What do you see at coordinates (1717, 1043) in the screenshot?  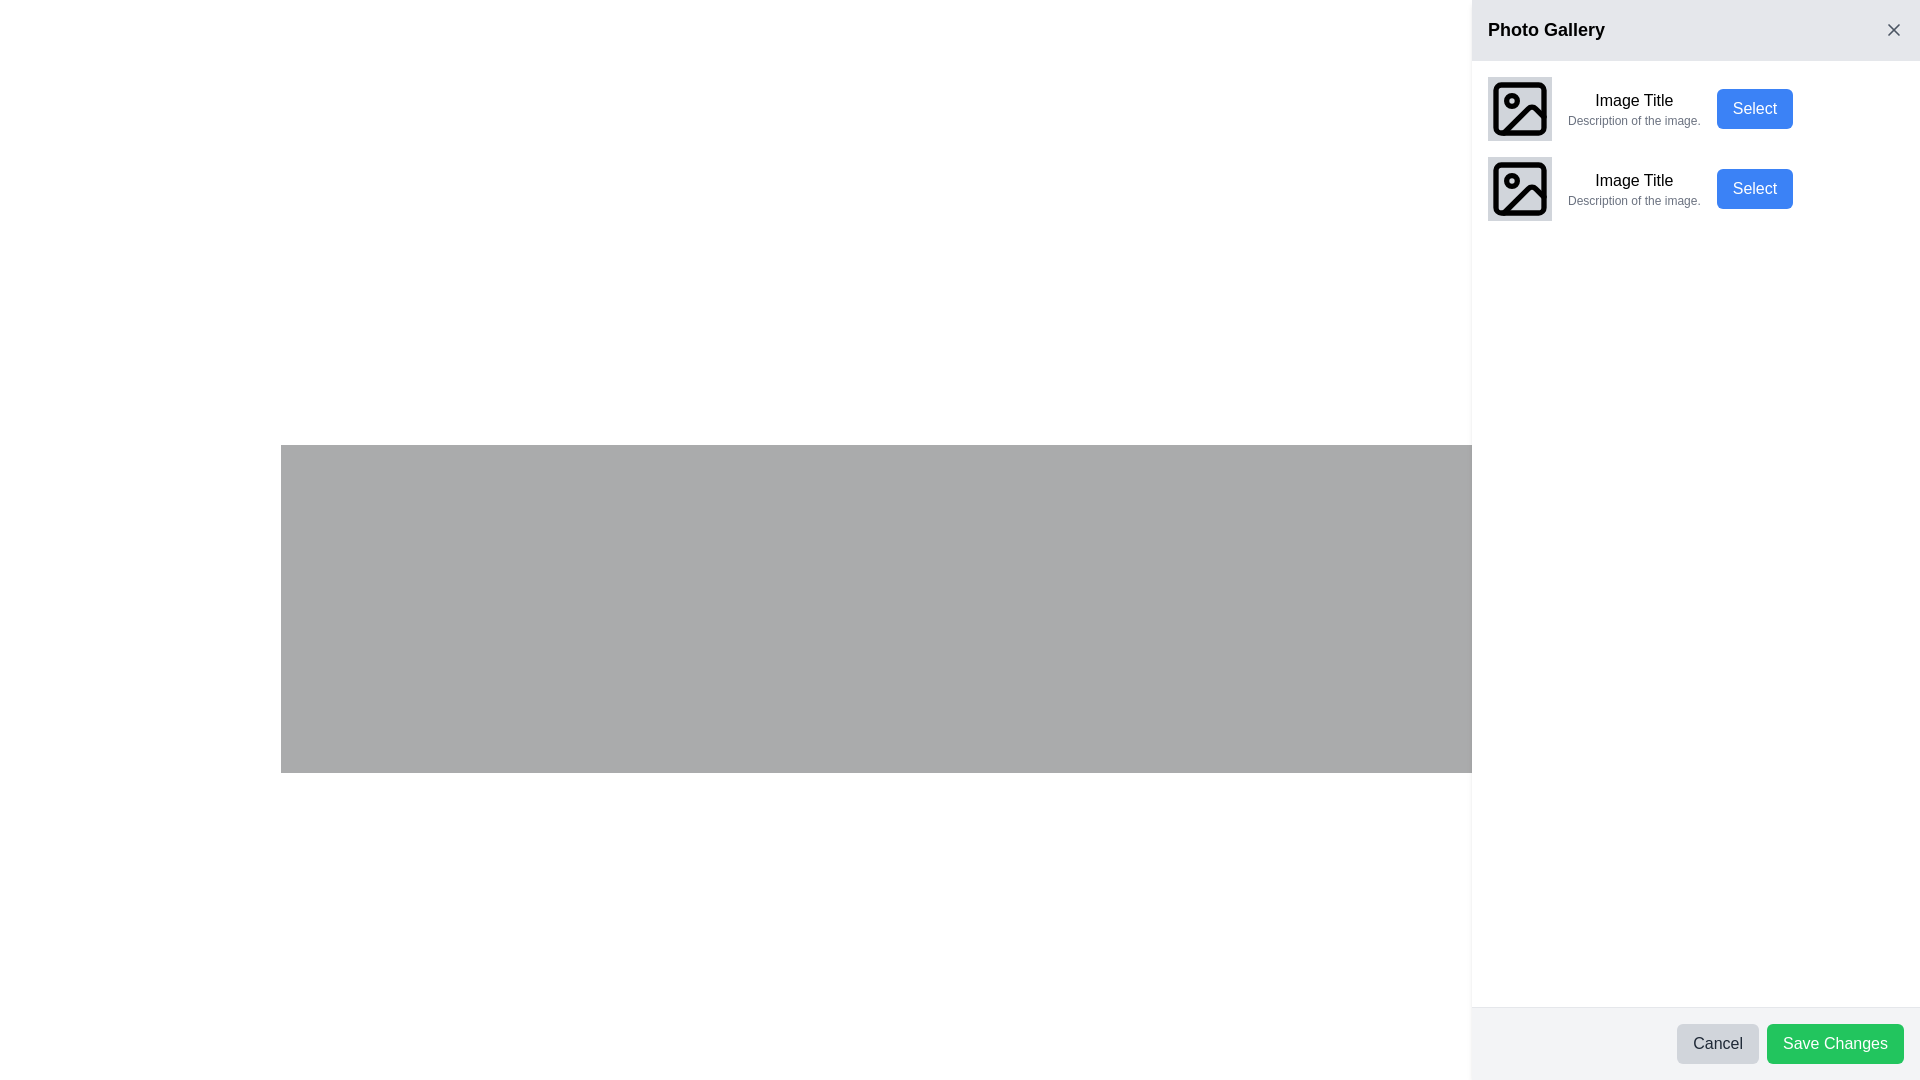 I see `the cancellation button located at the bottom-right corner of the interface to observe the background color change to darker gray` at bounding box center [1717, 1043].